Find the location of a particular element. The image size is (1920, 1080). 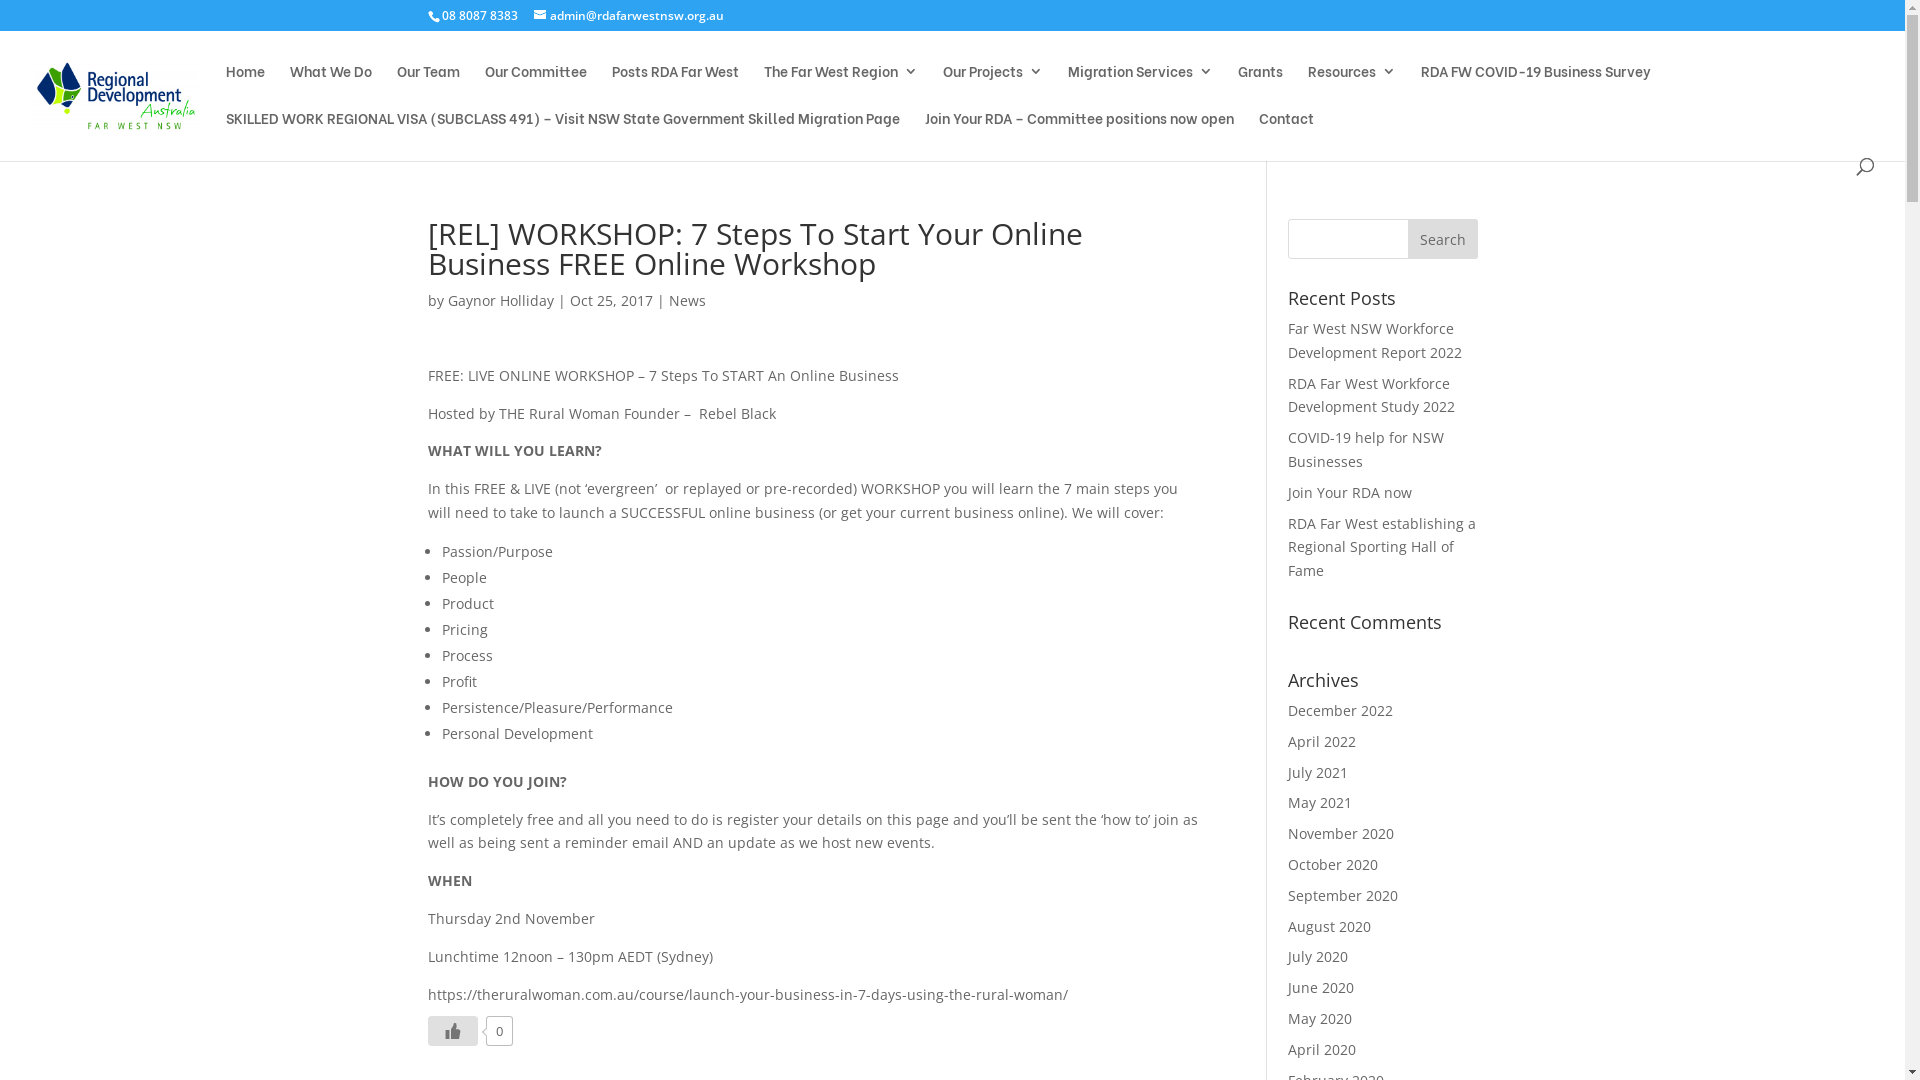

'May 2020' is located at coordinates (1320, 1018).